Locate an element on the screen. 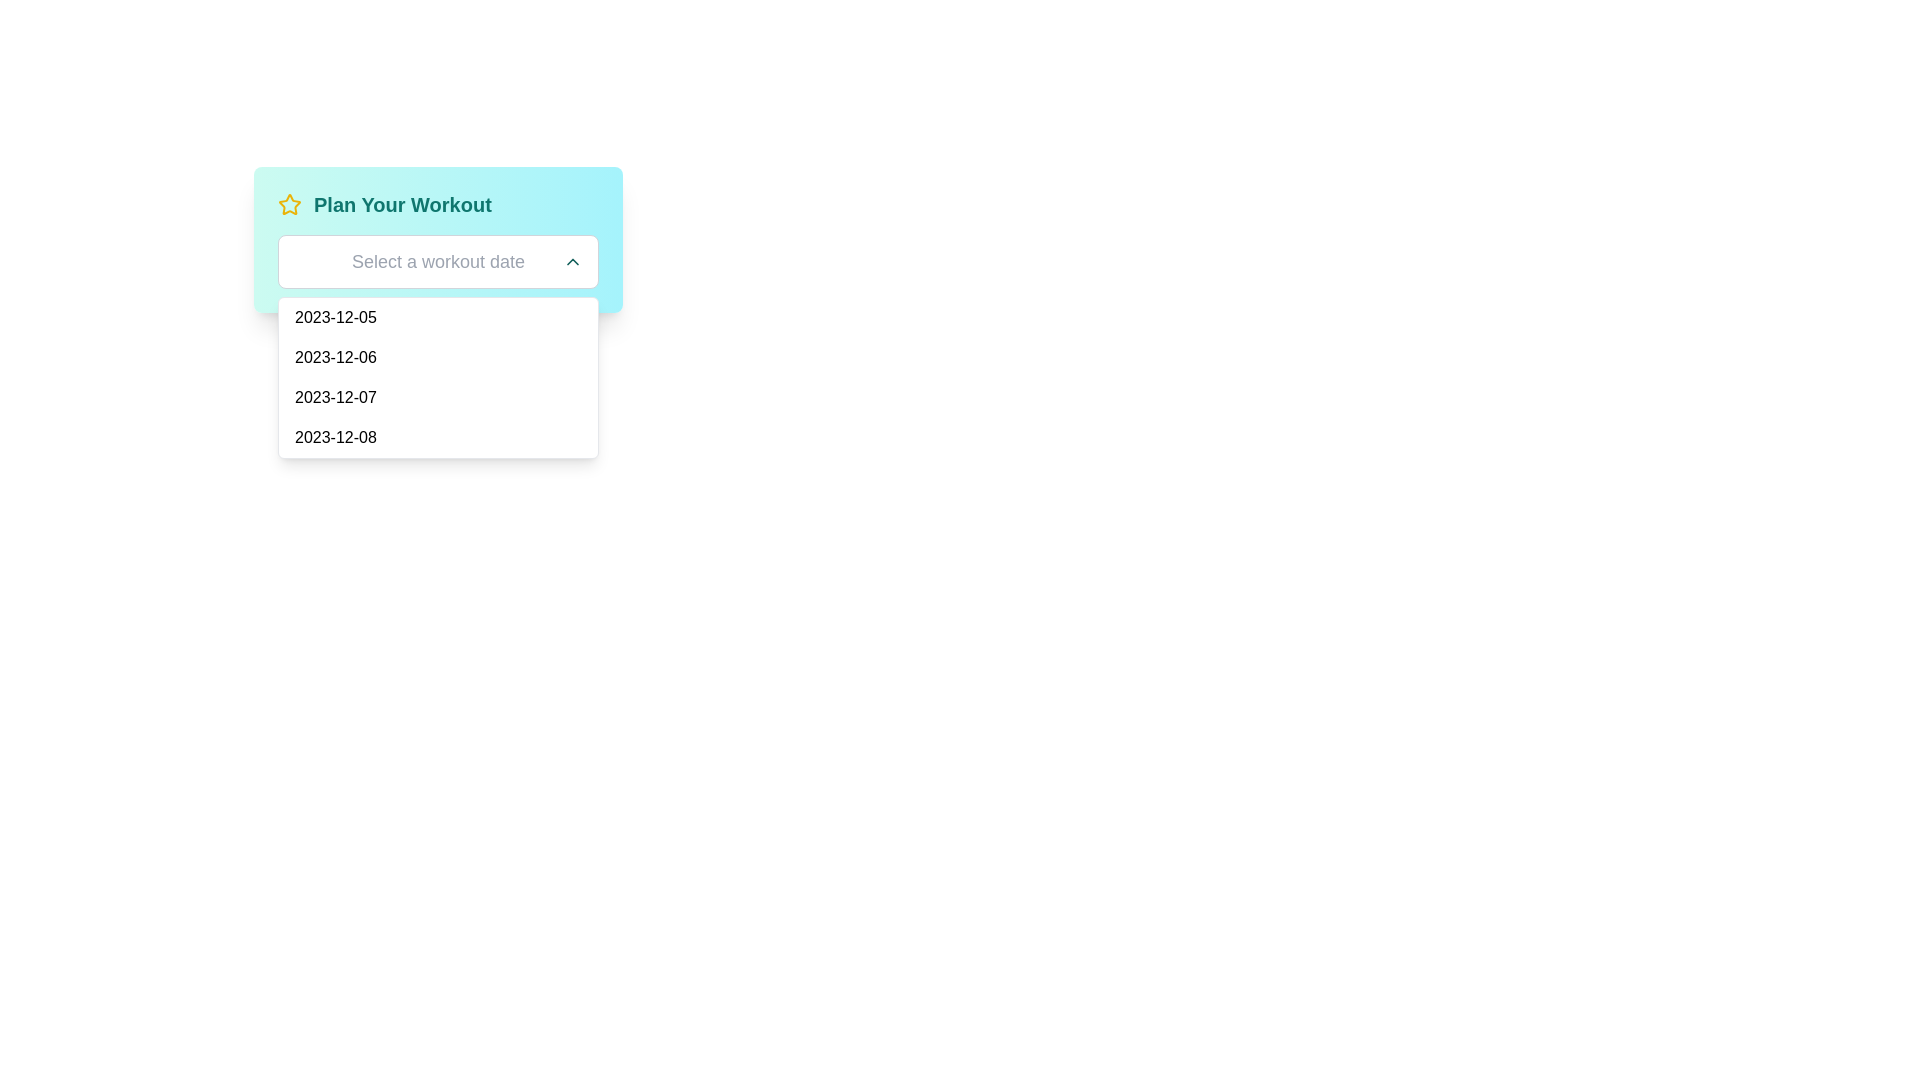  the date option in the dropdown list that appears below the 'Select a workout date' input field is located at coordinates (437, 378).